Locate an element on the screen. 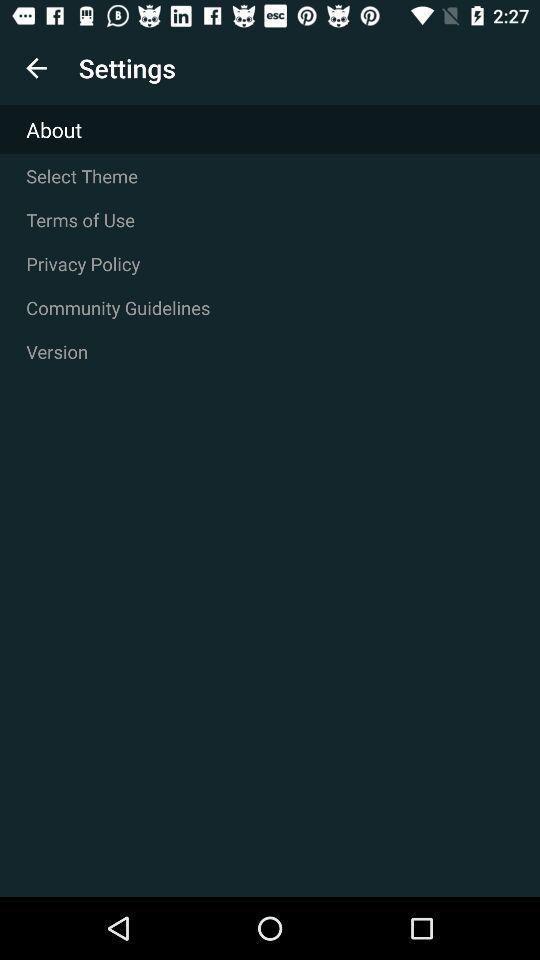  the icon above privacy policy icon is located at coordinates (270, 220).